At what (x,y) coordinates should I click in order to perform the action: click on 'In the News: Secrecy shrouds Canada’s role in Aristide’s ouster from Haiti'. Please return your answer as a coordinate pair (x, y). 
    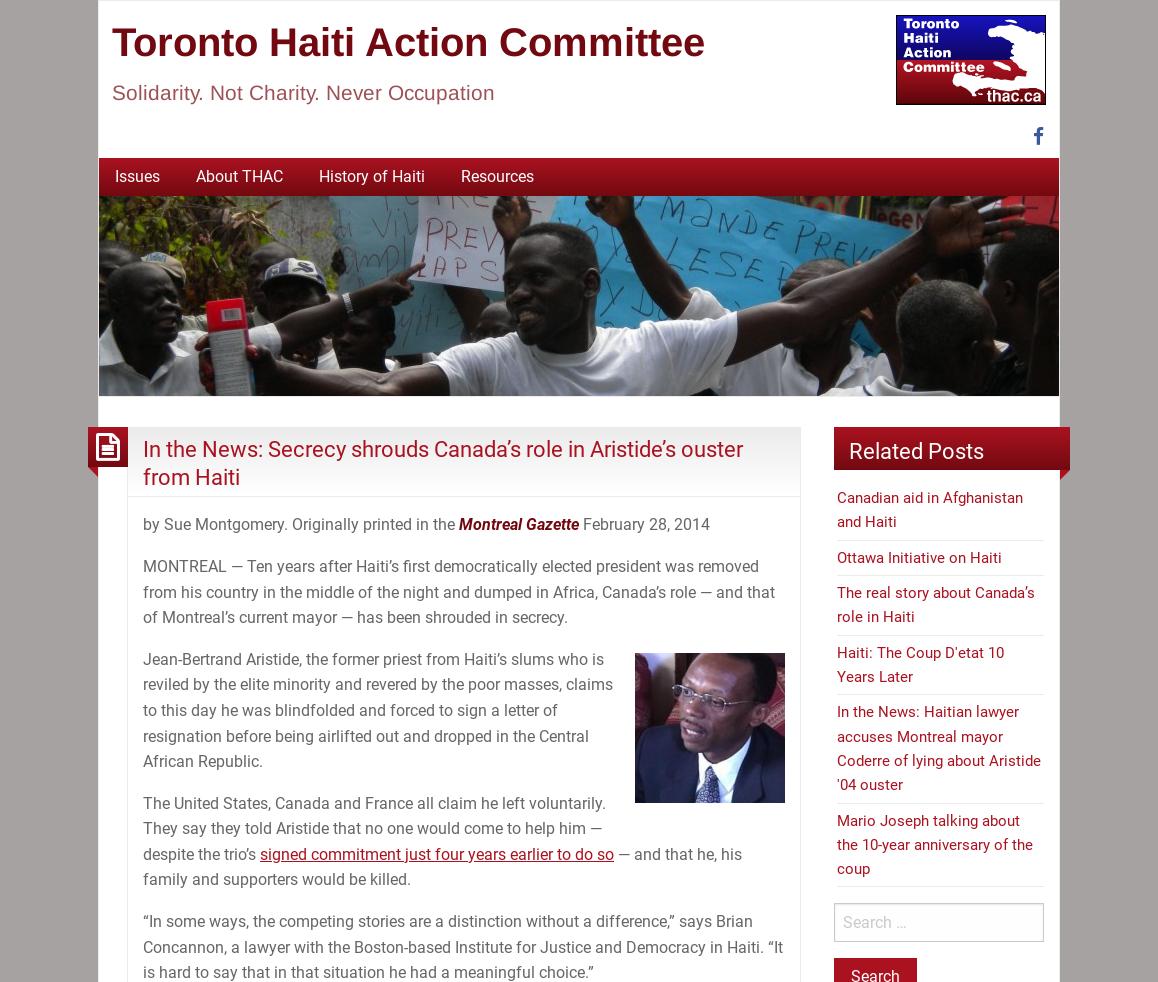
    Looking at the image, I should click on (443, 462).